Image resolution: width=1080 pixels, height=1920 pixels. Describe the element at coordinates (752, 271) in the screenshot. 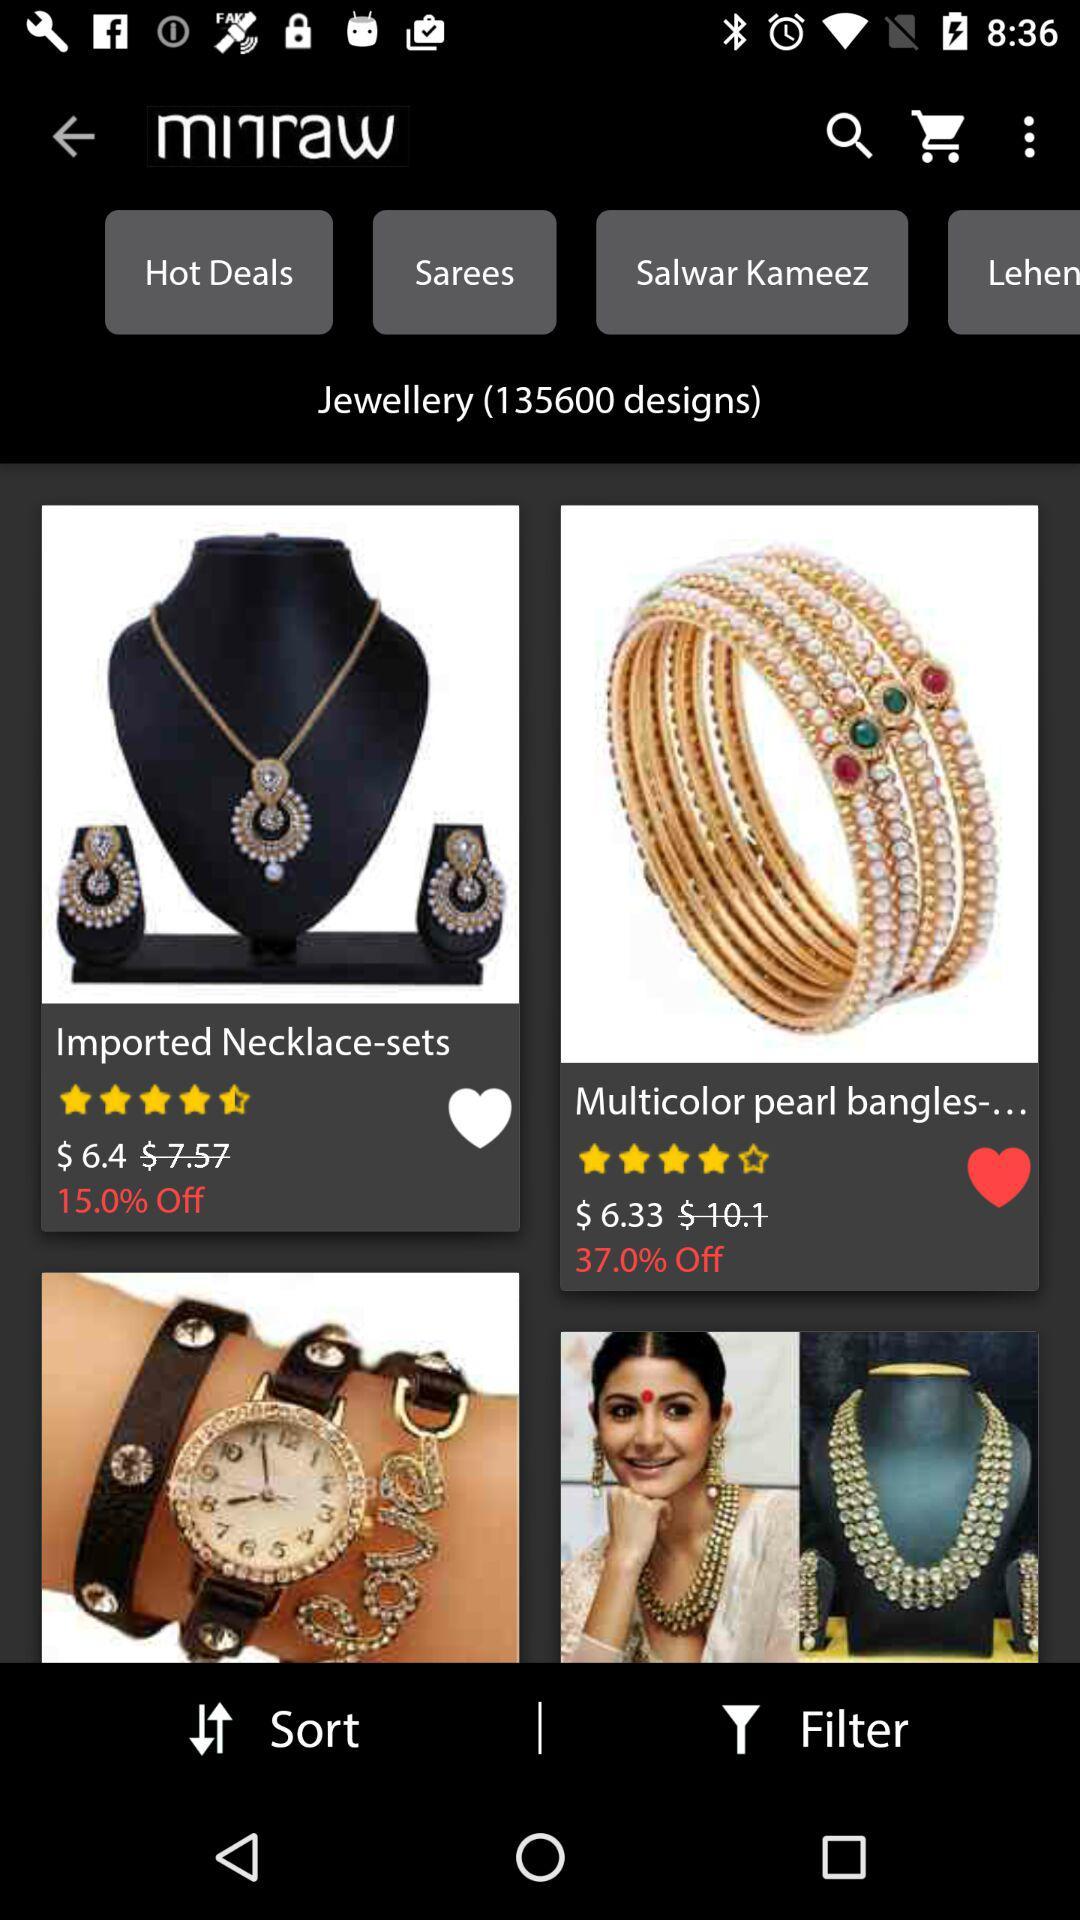

I see `the option salwar kameez` at that location.